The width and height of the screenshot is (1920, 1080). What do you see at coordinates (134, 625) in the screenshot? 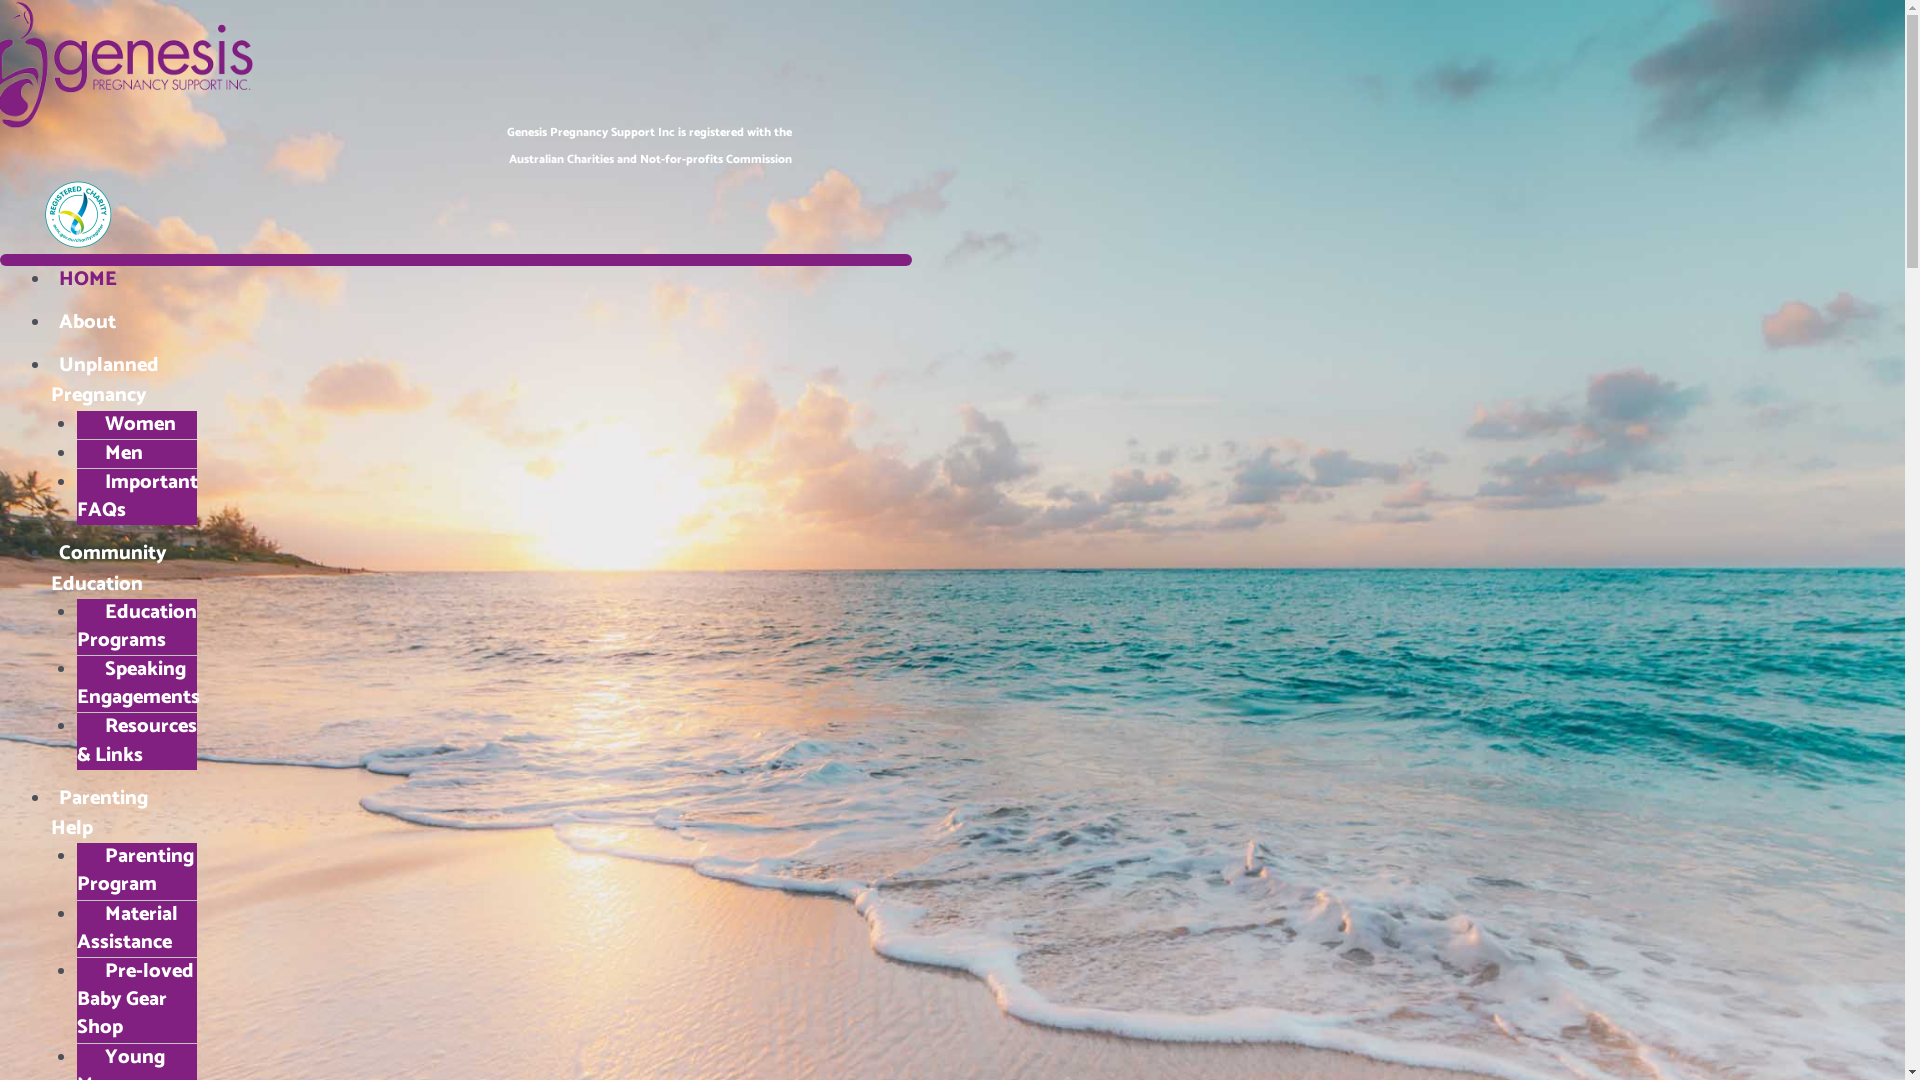
I see `'Education` at bounding box center [134, 625].